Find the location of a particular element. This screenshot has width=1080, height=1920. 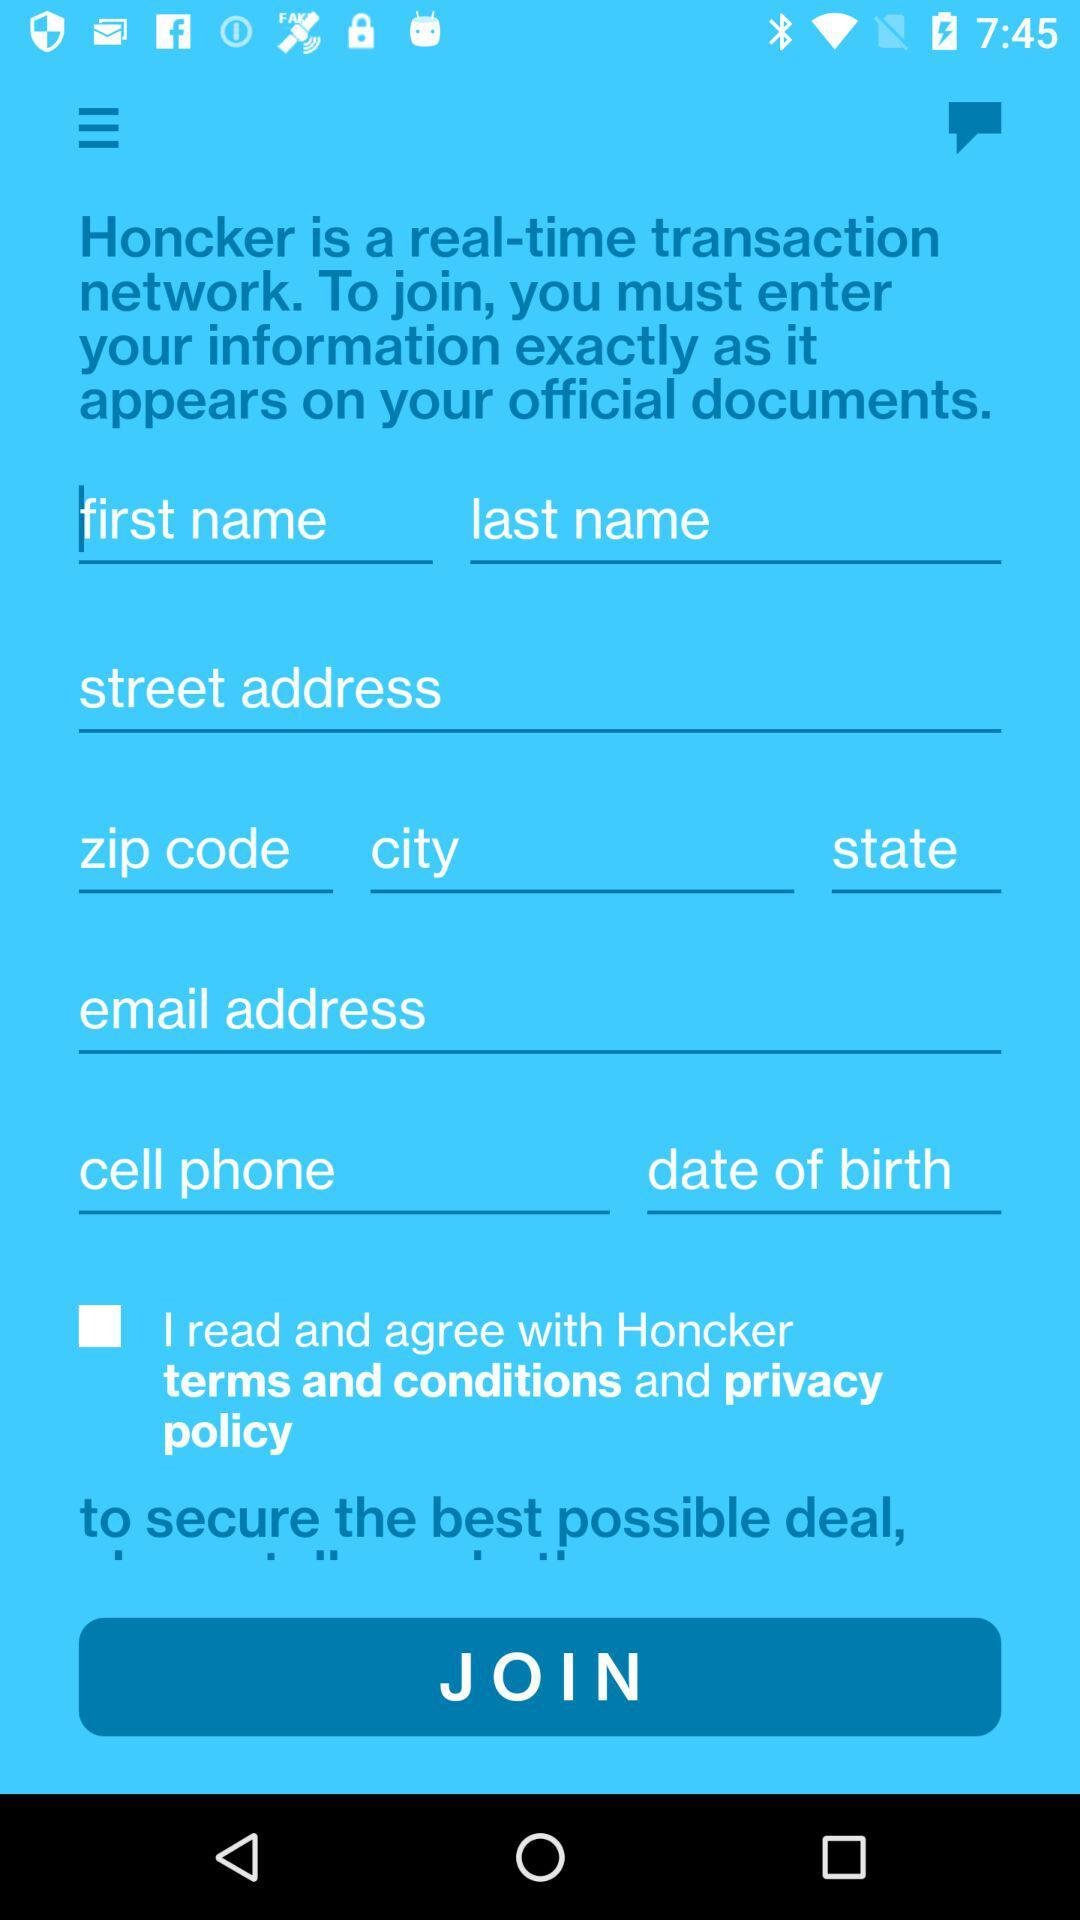

open app menu is located at coordinates (98, 126).